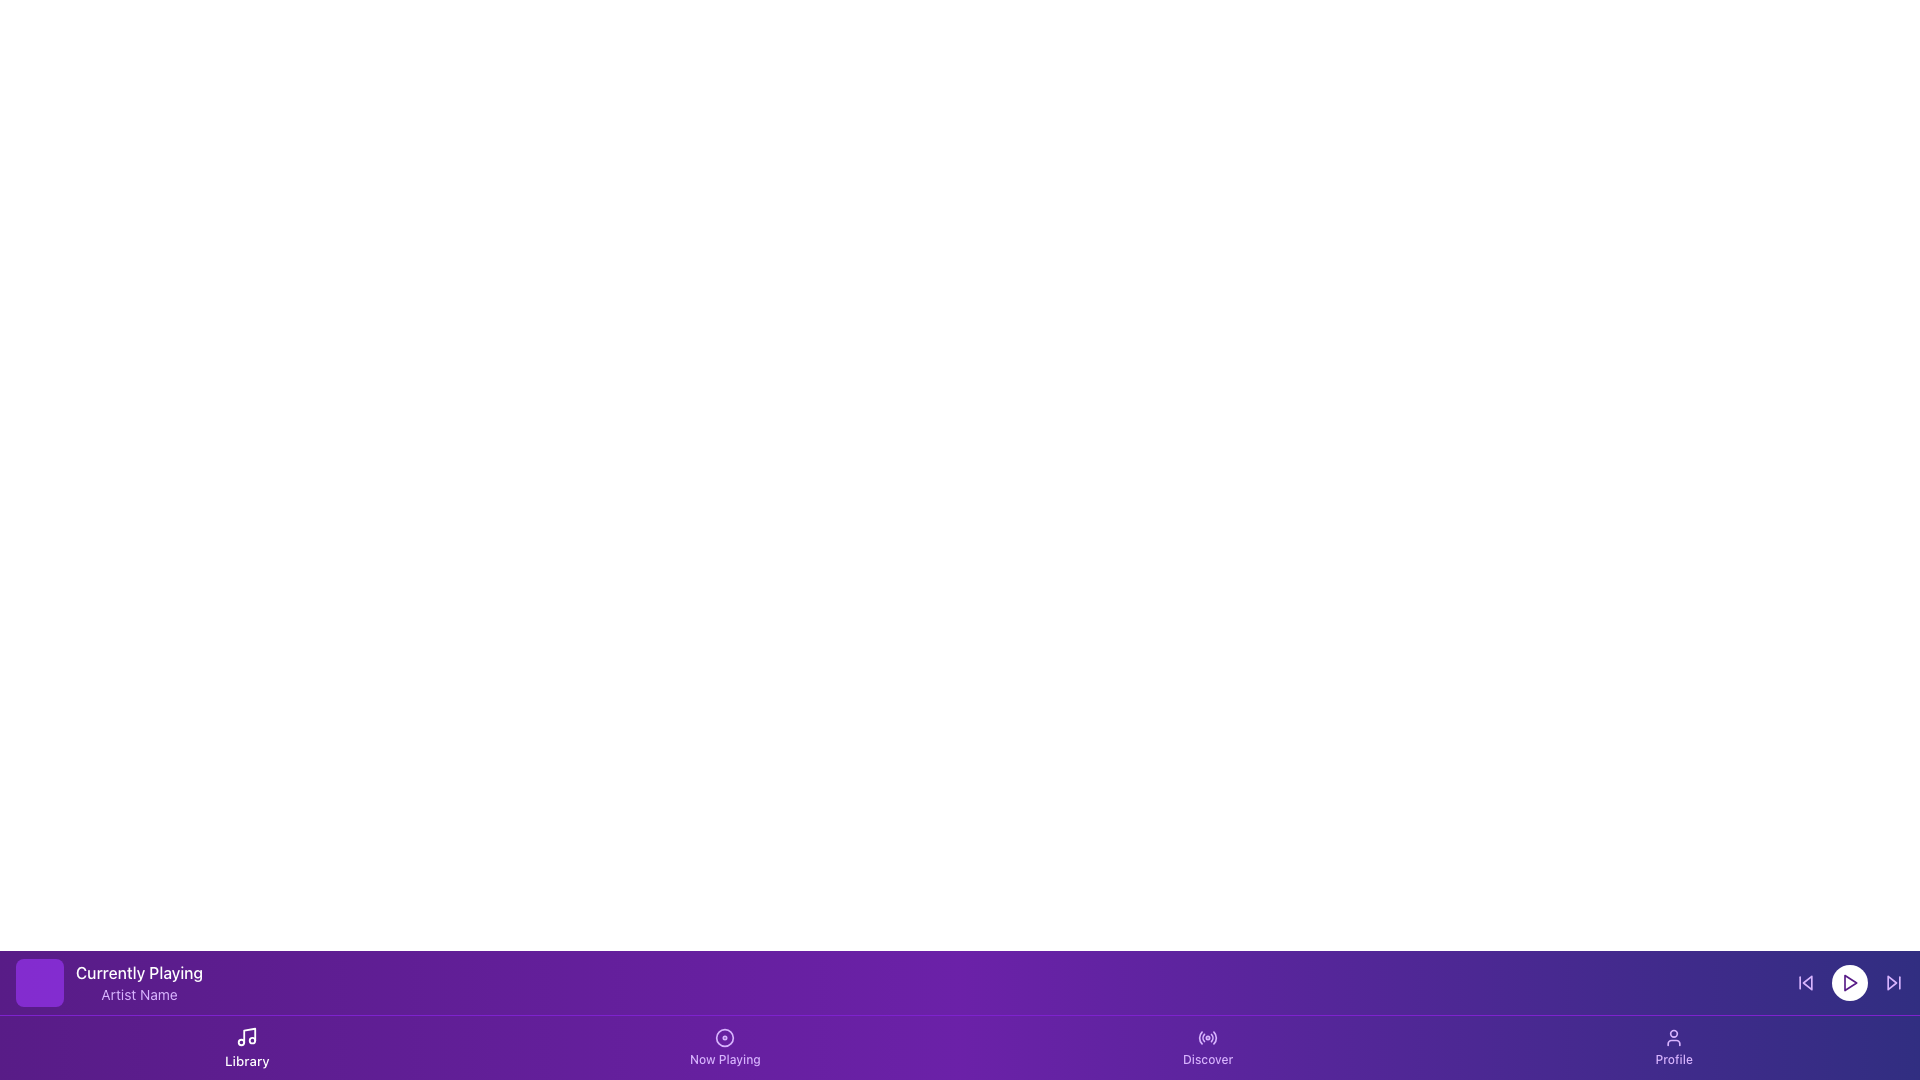 The width and height of the screenshot is (1920, 1080). Describe the element at coordinates (724, 1047) in the screenshot. I see `the centered icon-text button labeled 'Now Playing' in the footer navigation bar` at that location.